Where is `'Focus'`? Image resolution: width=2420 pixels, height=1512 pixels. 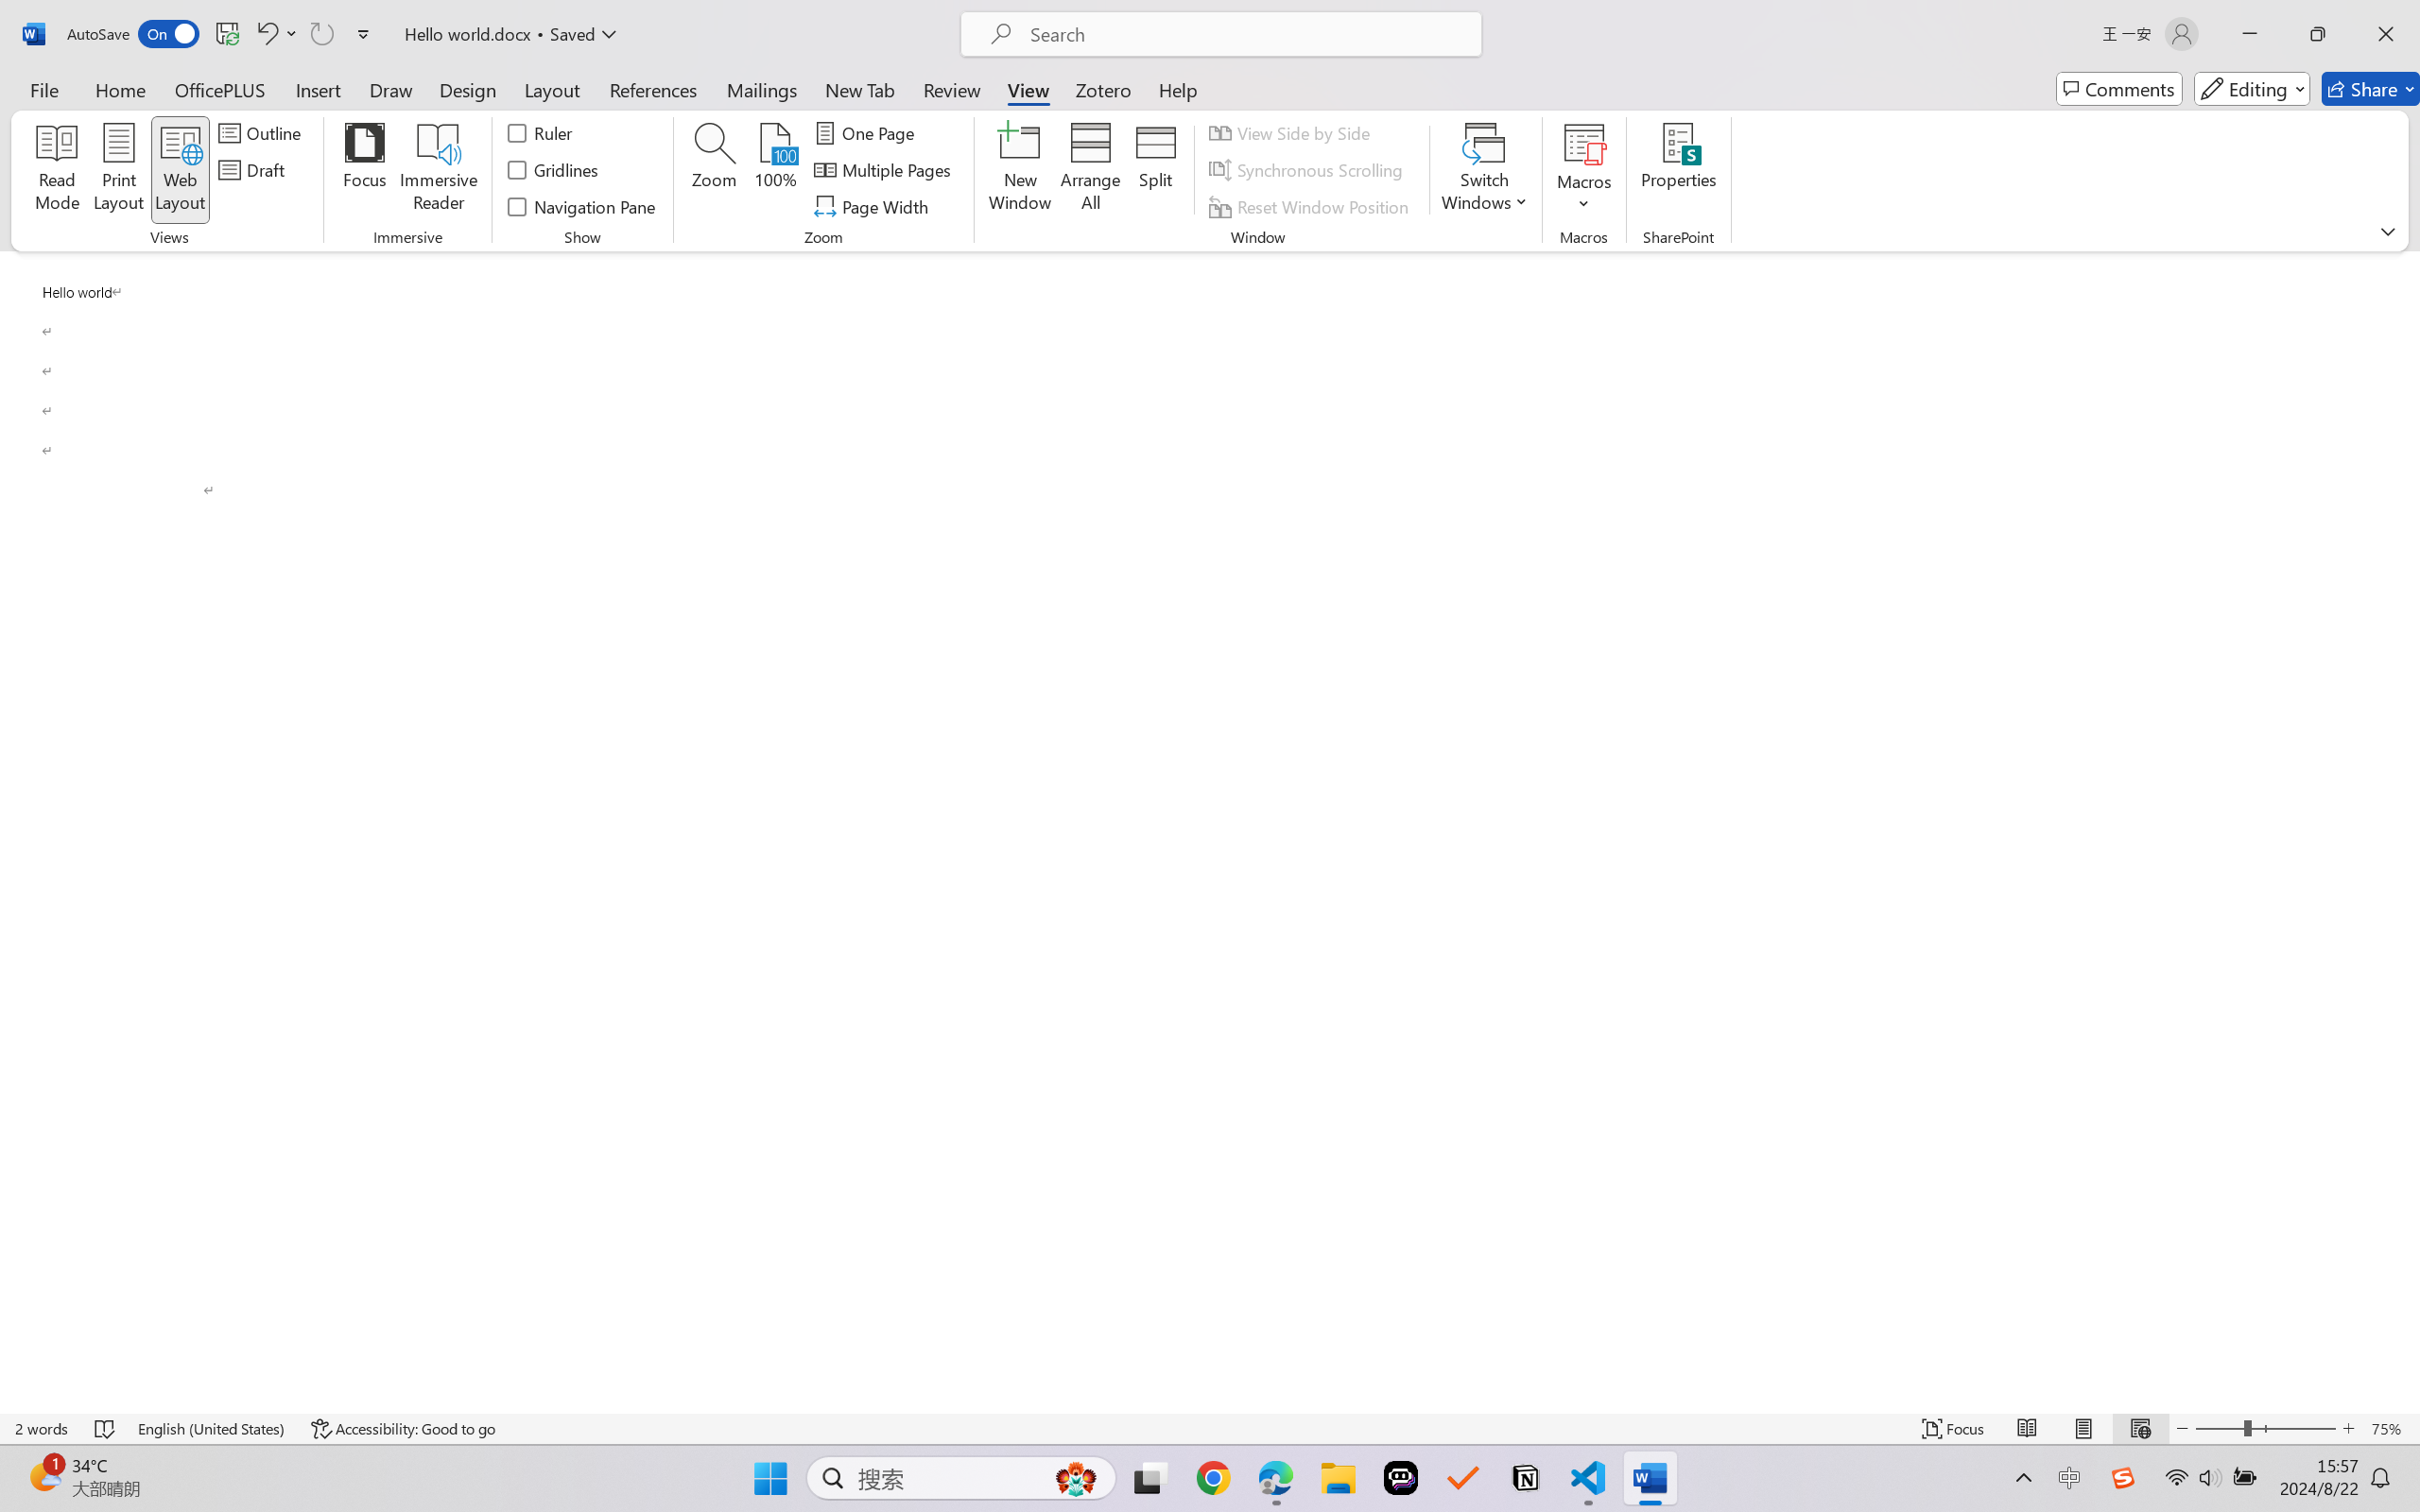 'Focus' is located at coordinates (364, 170).